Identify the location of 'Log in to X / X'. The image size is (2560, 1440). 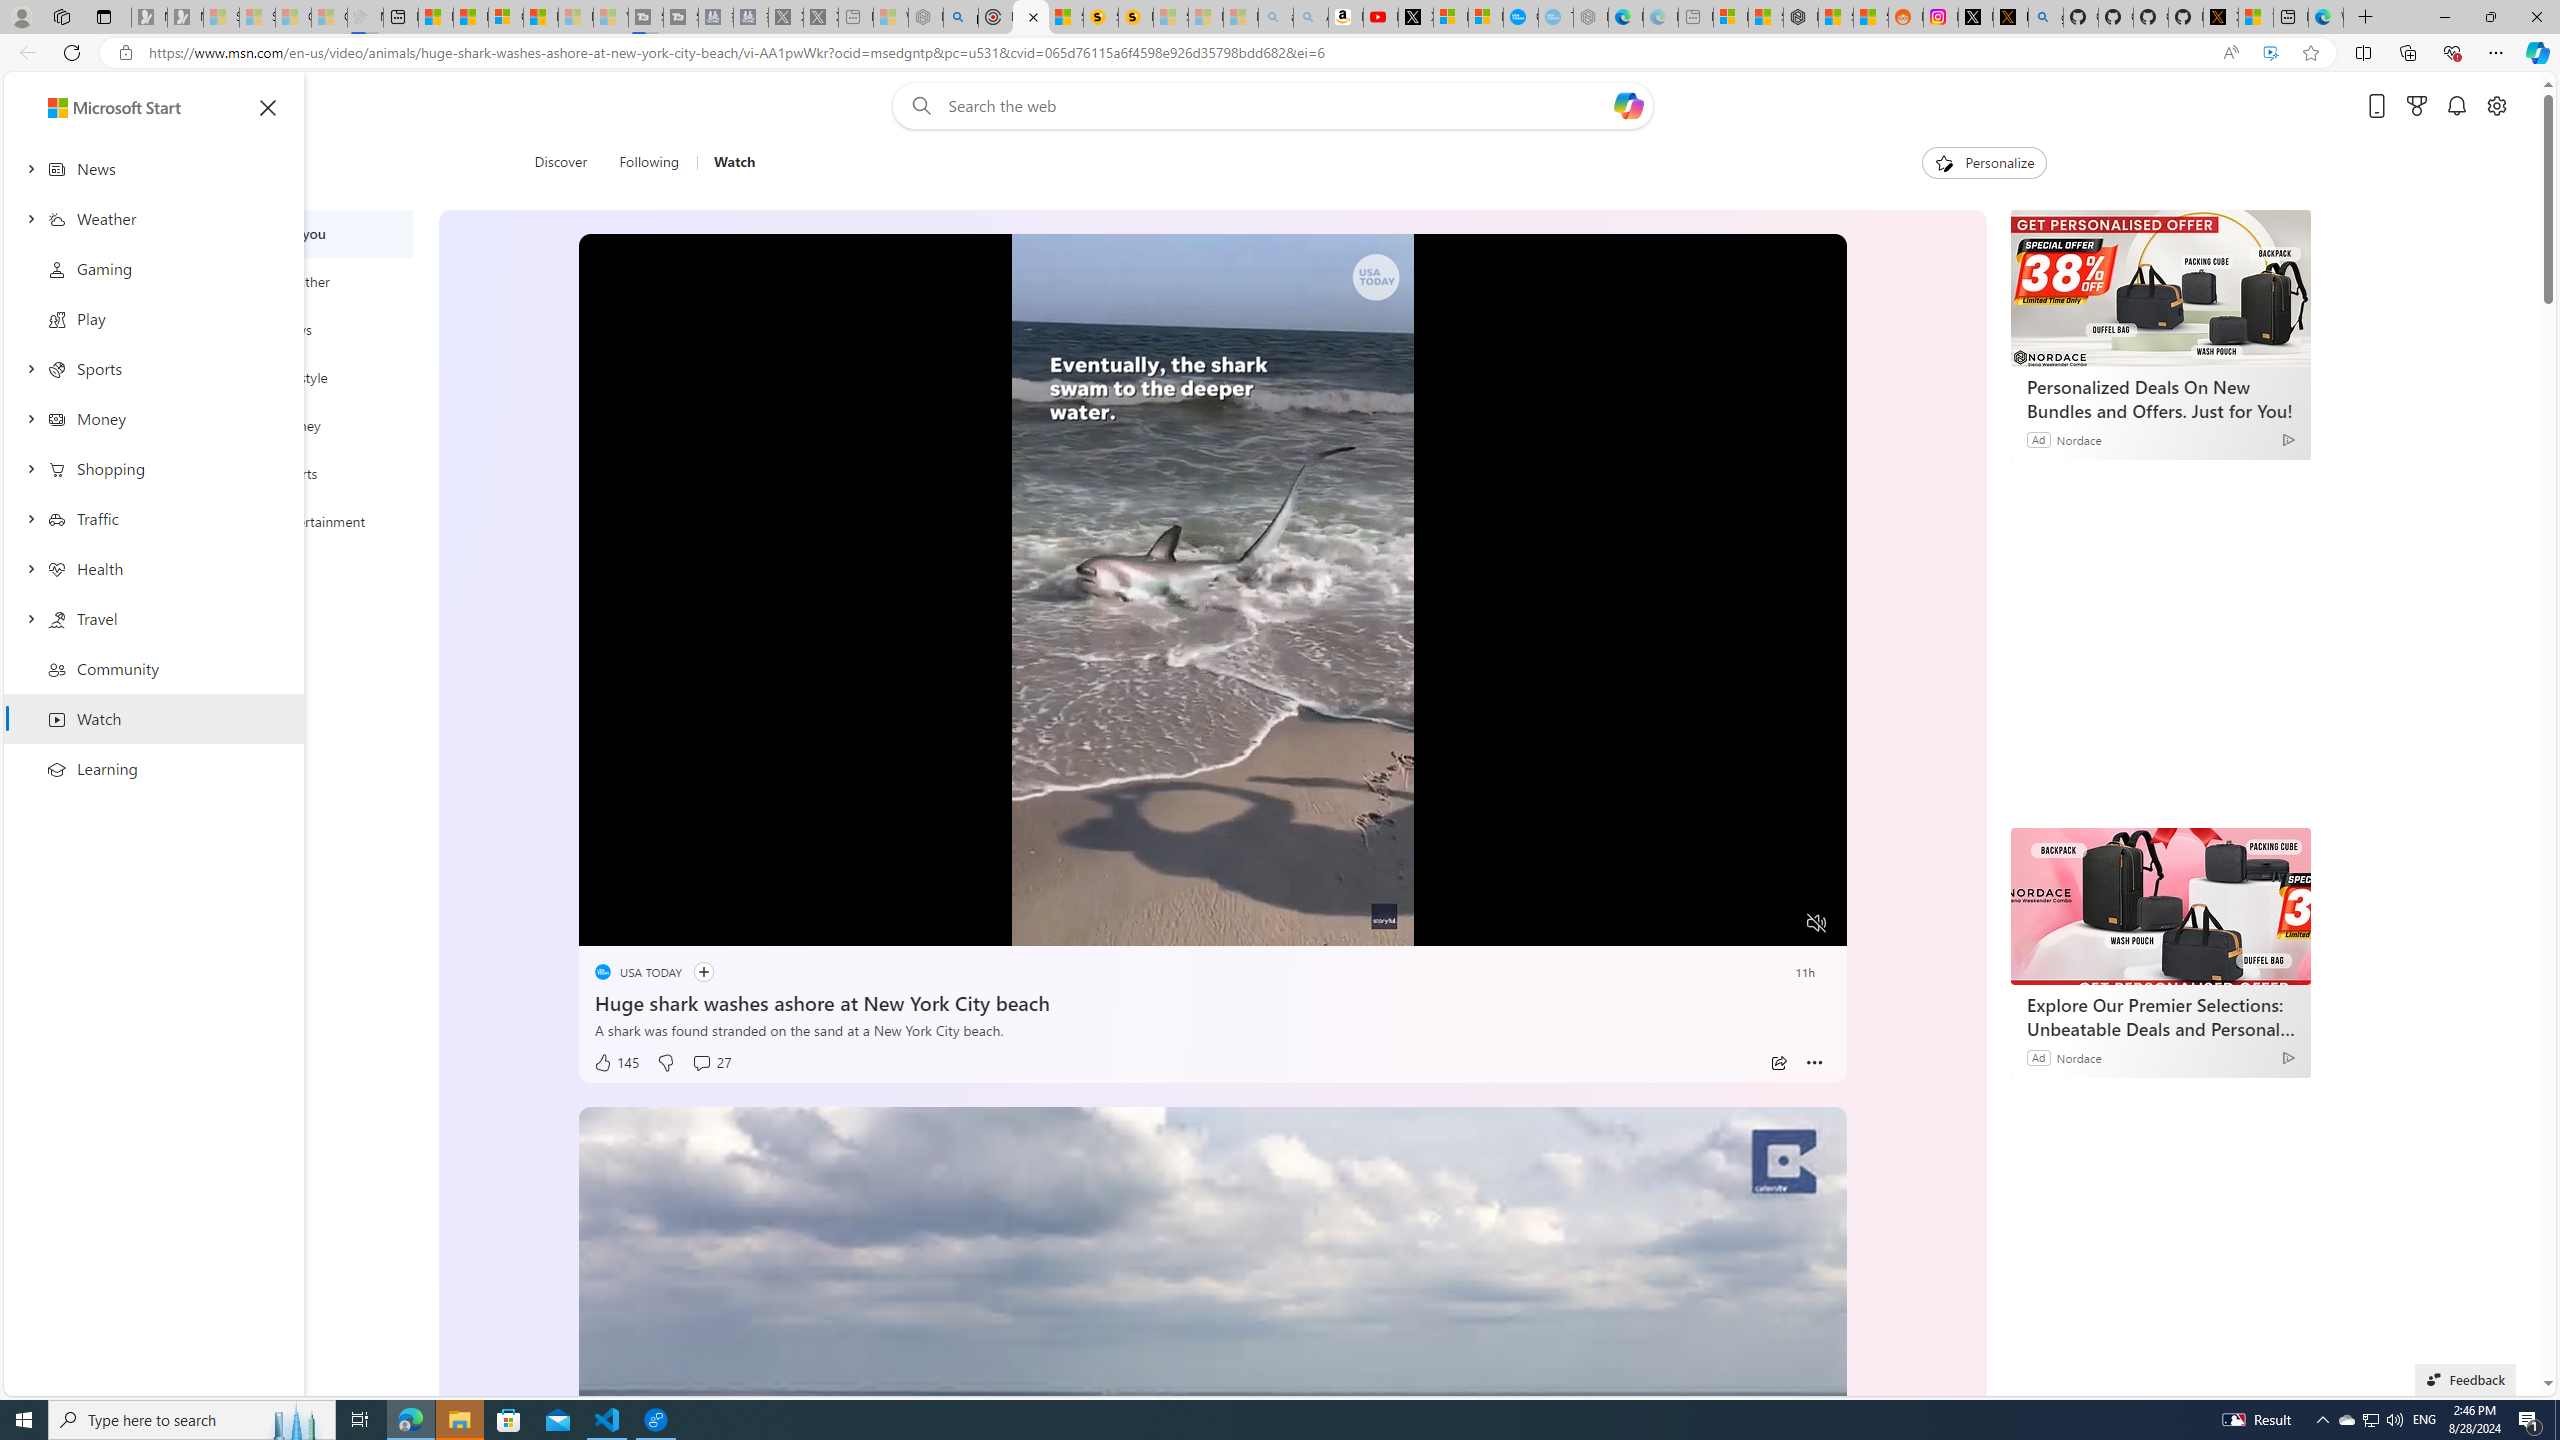
(1976, 16).